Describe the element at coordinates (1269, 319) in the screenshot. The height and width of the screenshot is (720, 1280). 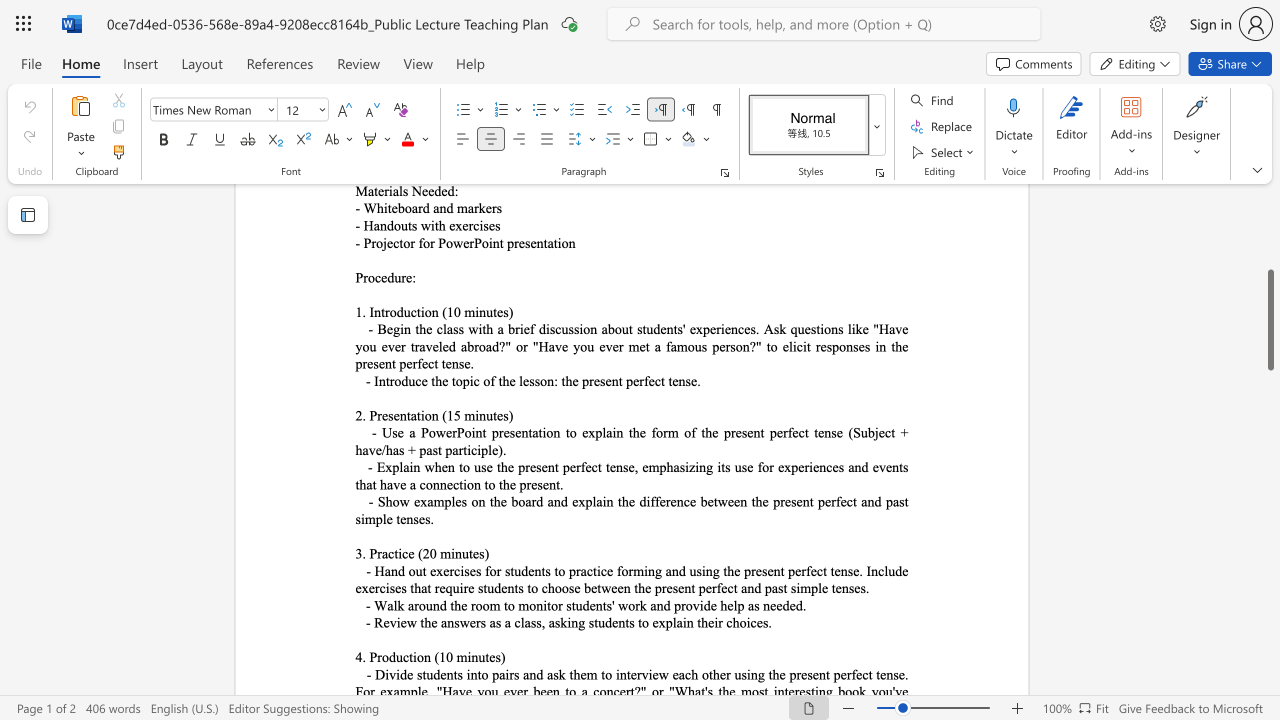
I see `the scrollbar and move up 210 pixels` at that location.